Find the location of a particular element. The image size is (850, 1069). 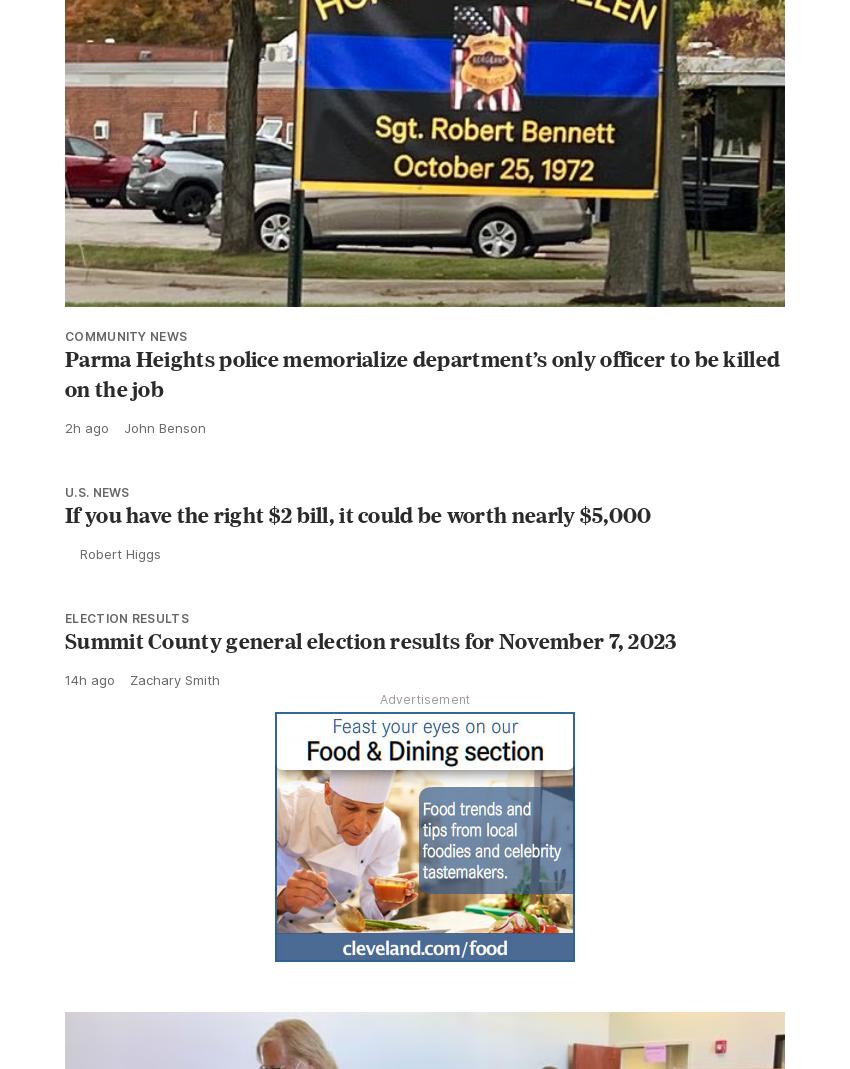

'14h ago' is located at coordinates (89, 678).